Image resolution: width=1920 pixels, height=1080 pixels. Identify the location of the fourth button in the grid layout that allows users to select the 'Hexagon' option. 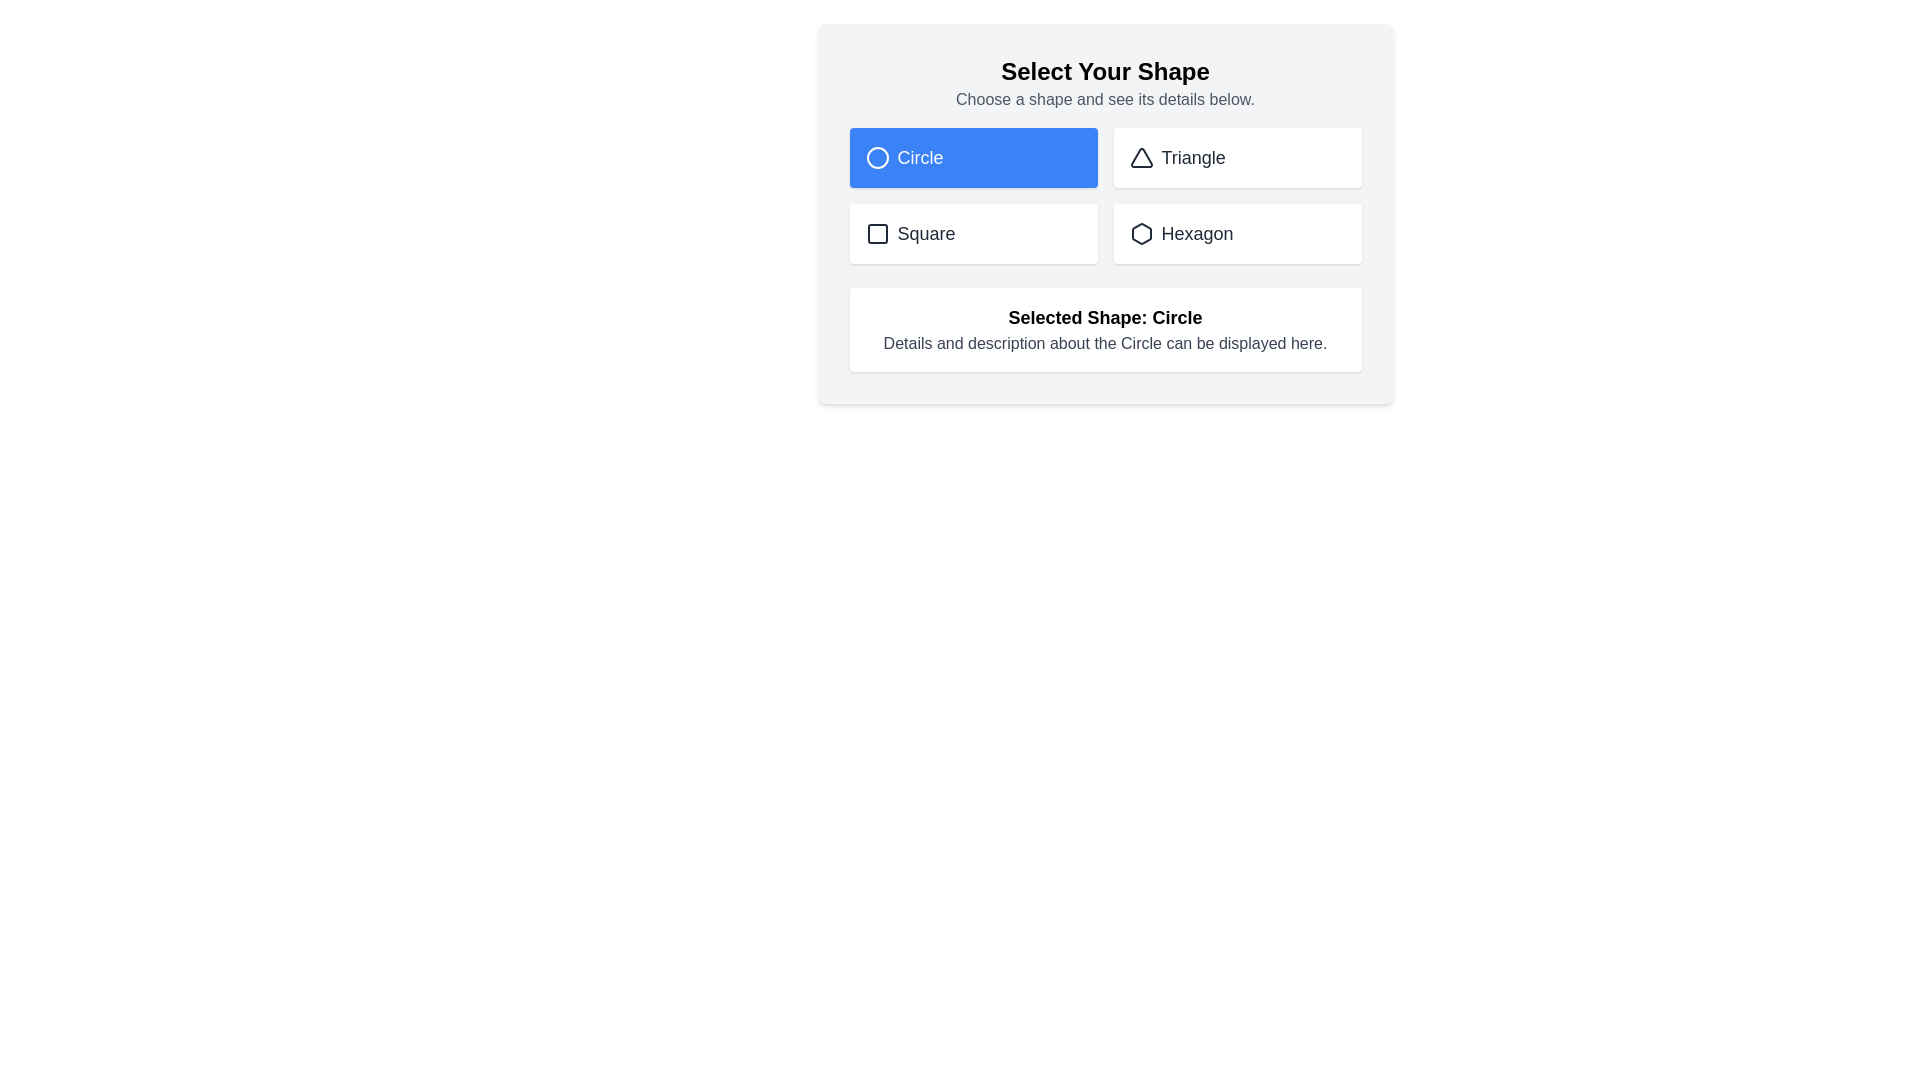
(1236, 233).